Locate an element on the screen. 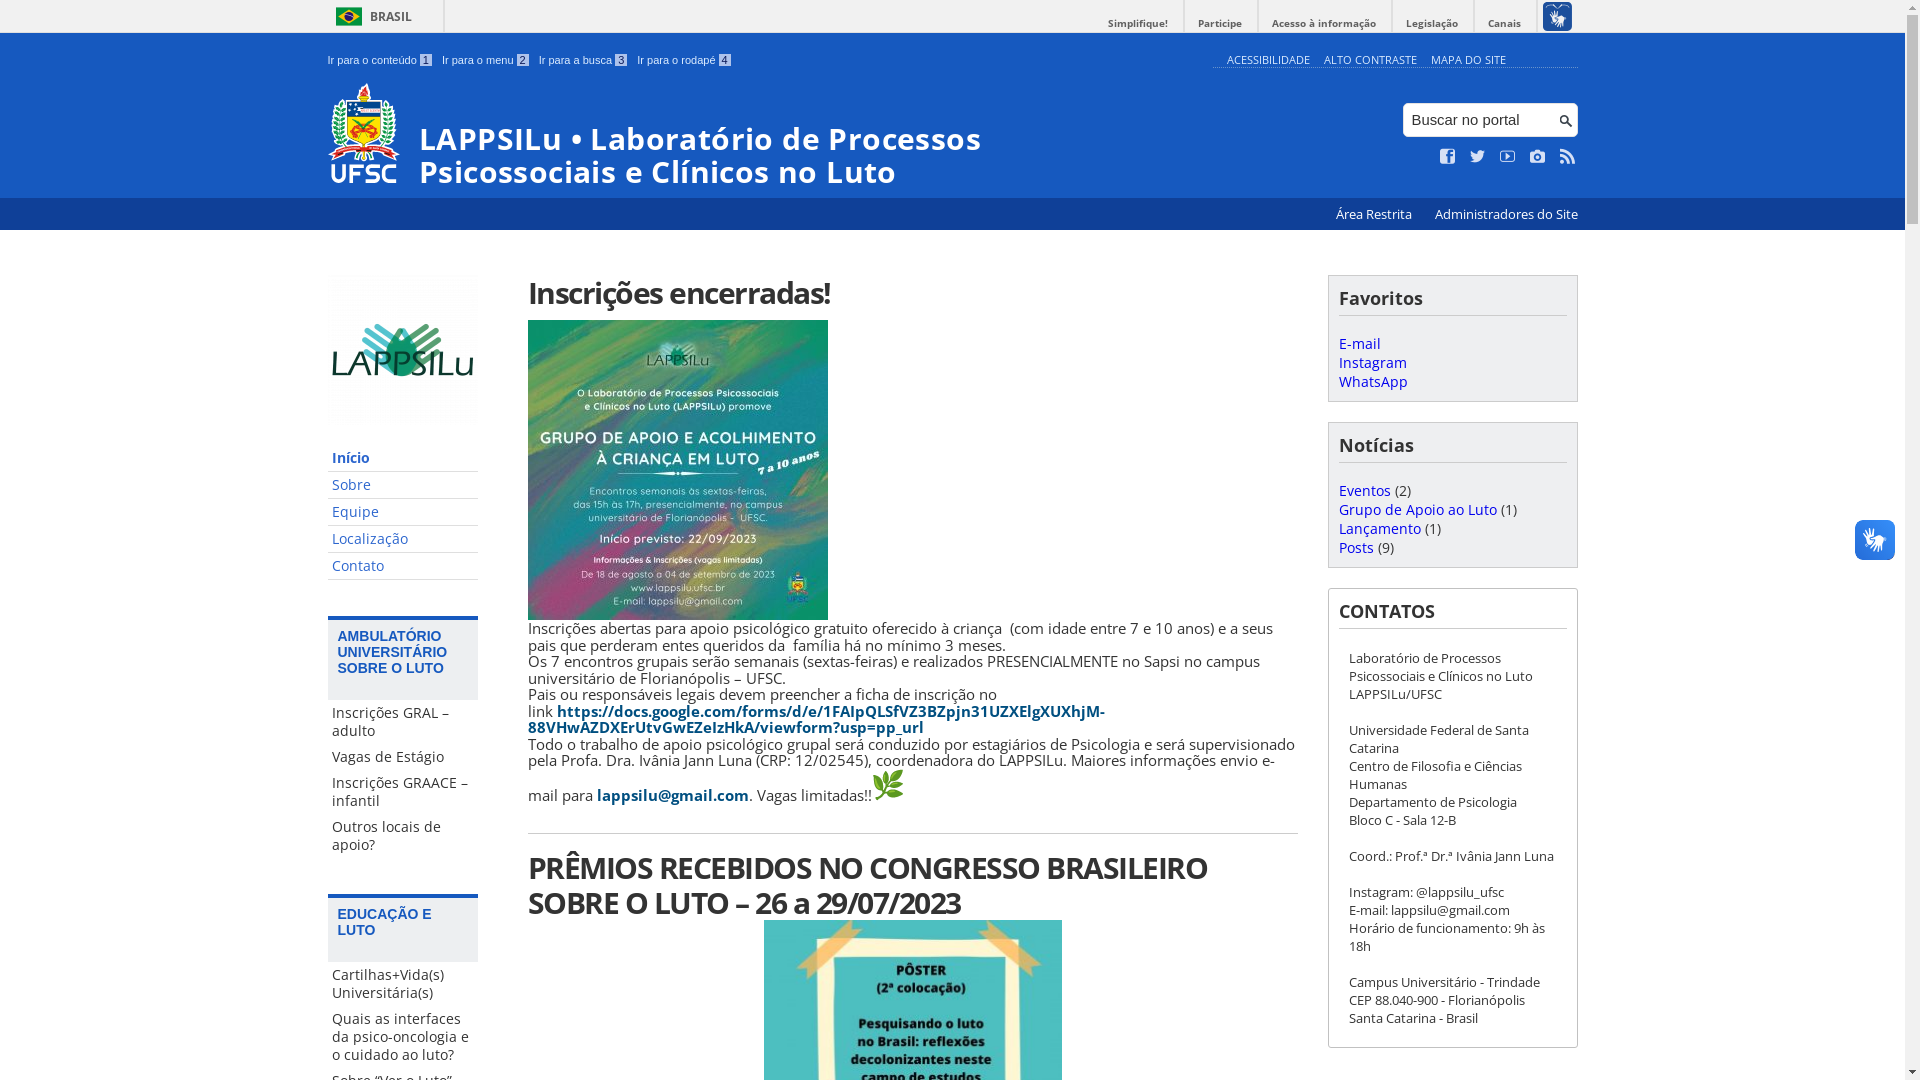  'Equipe' is located at coordinates (402, 511).